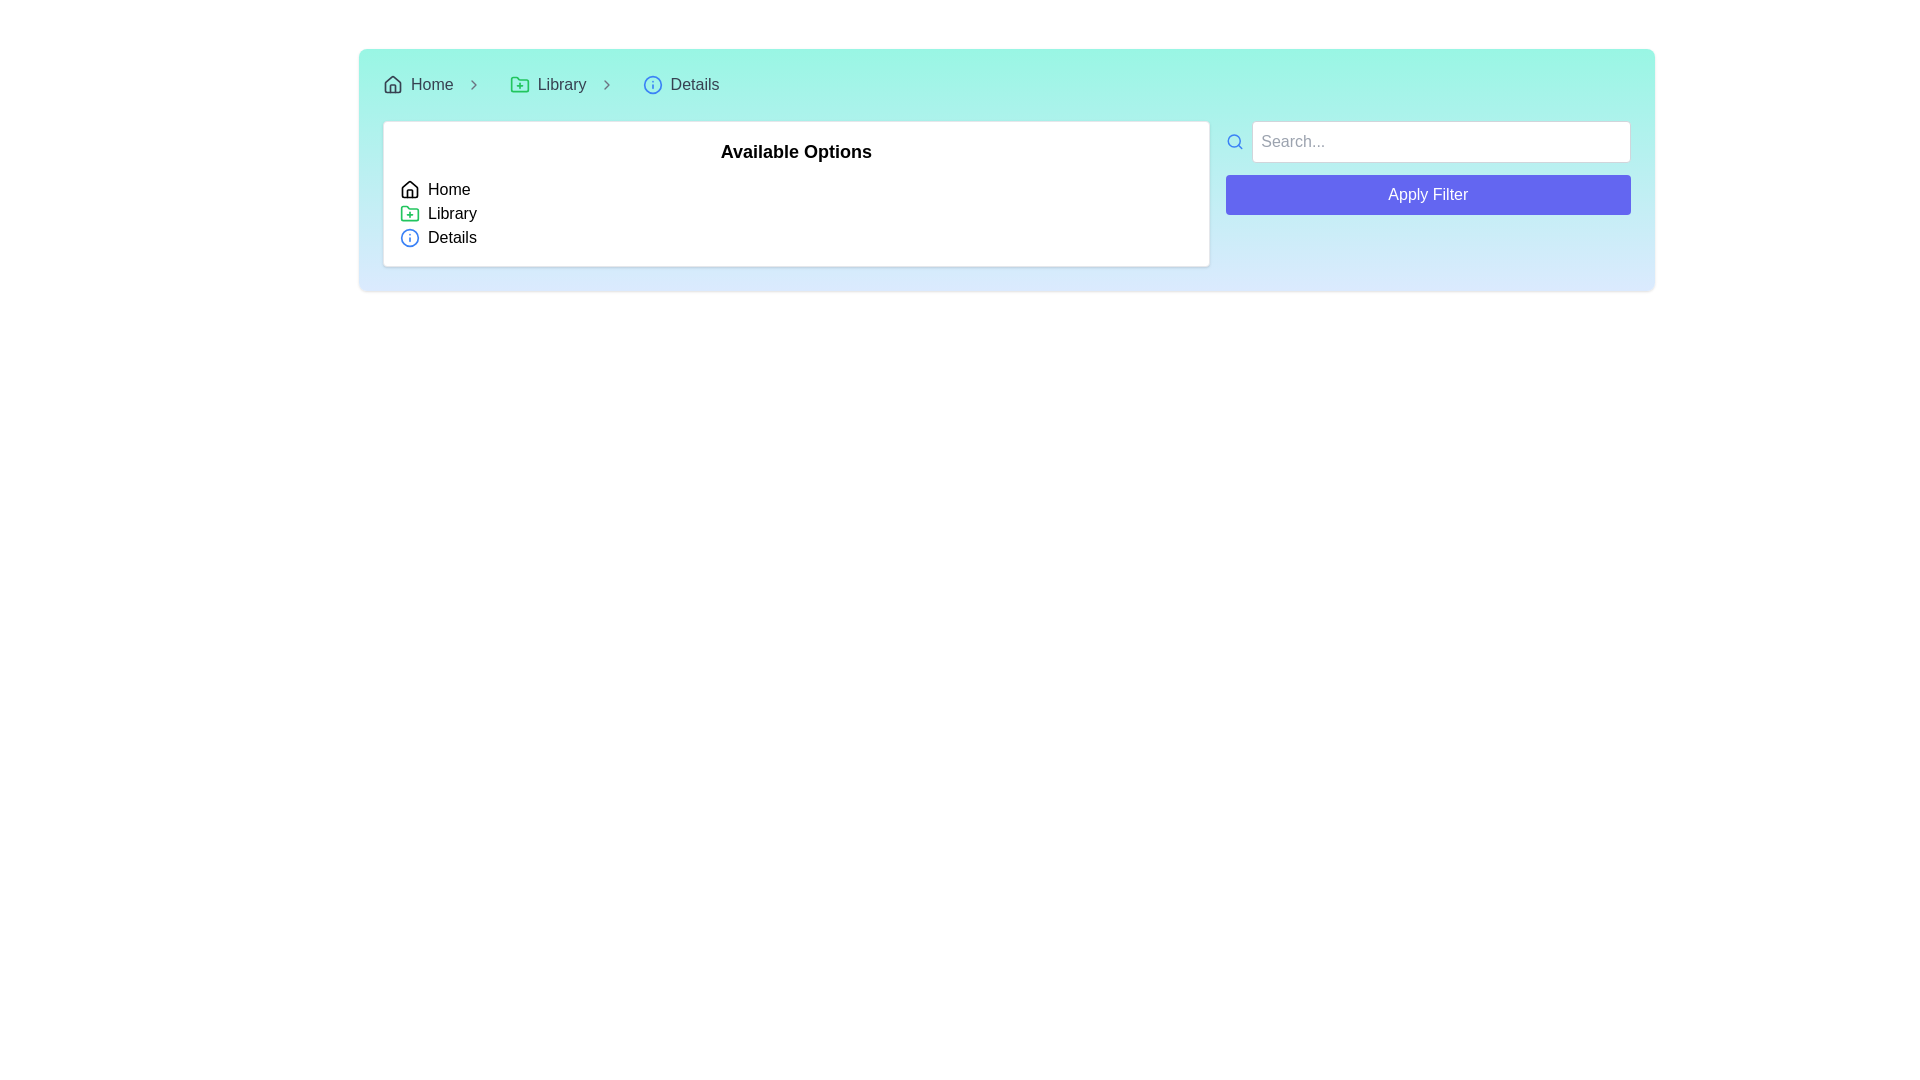 The image size is (1920, 1080). I want to click on the house-shaped SVG icon located next to the 'Home' text, so click(408, 189).